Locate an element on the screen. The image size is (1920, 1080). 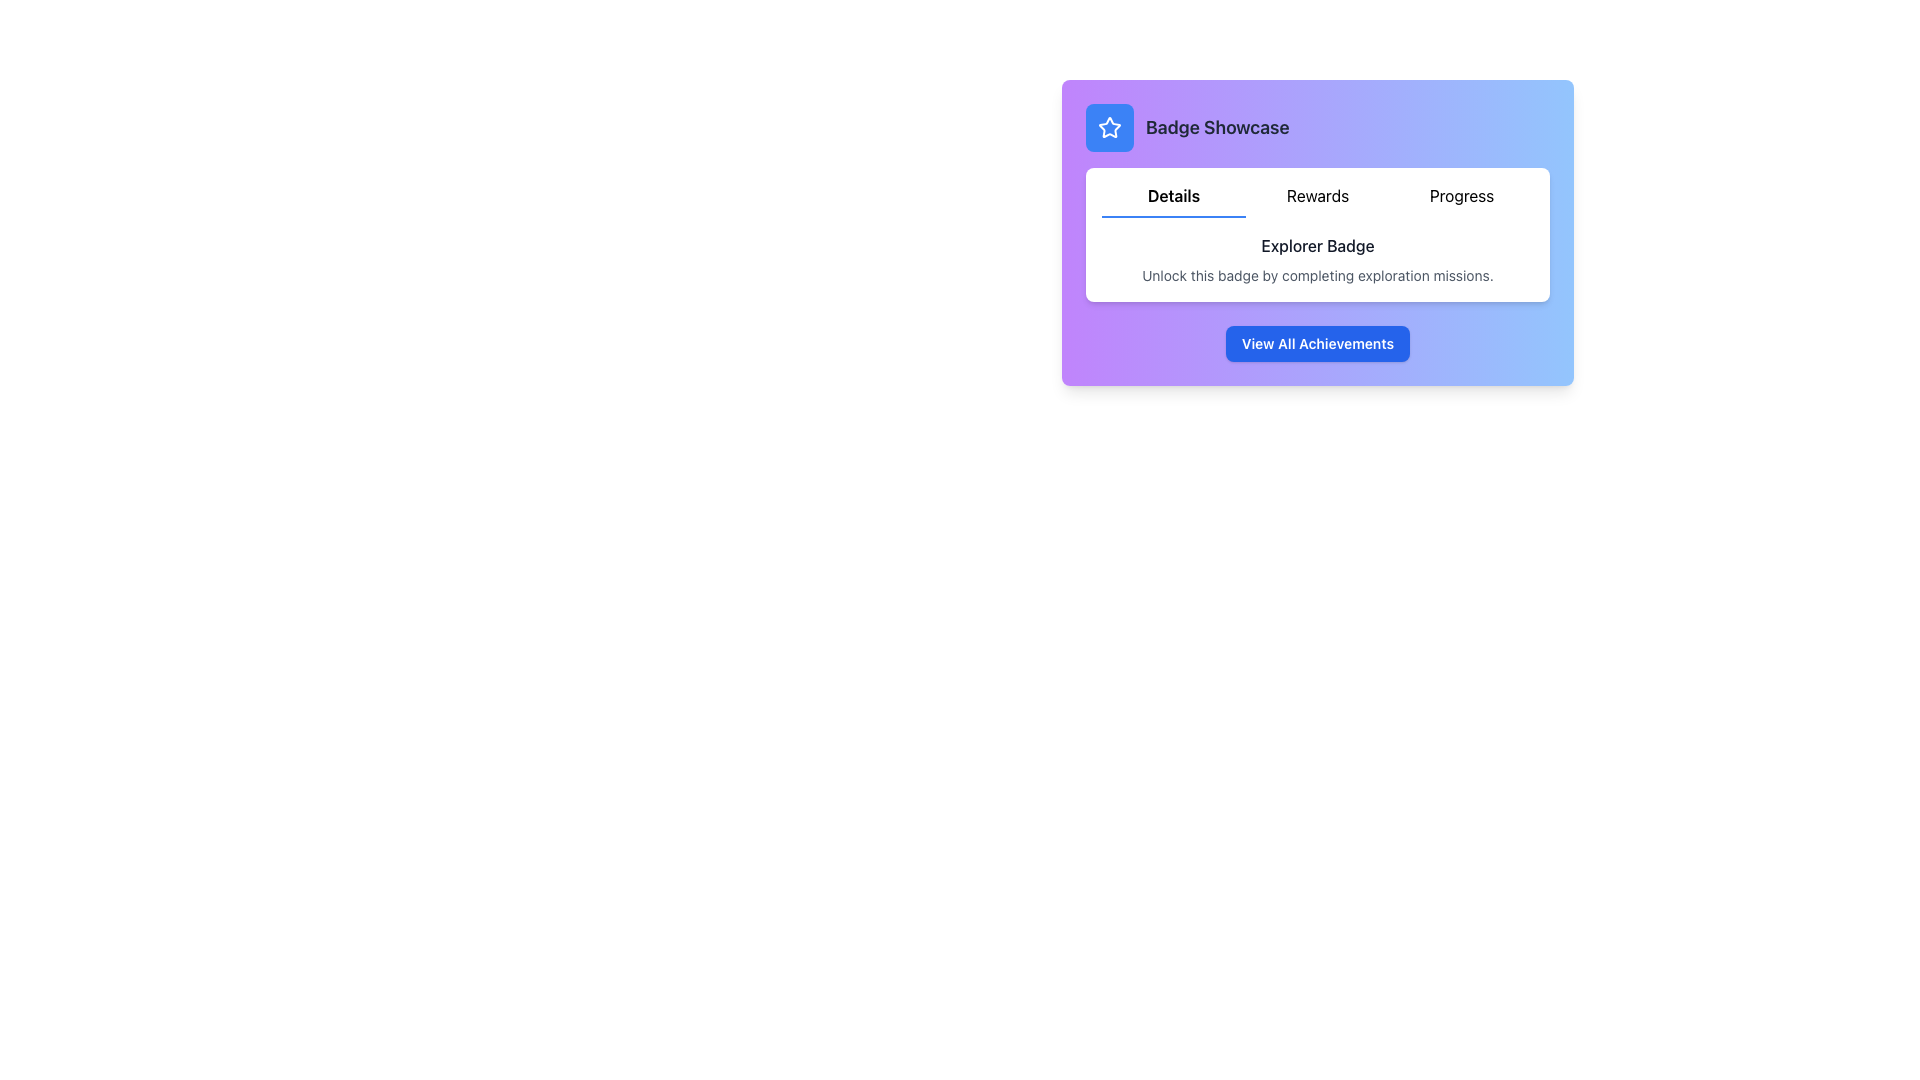
displayed information on the 'Explorer Badge' achievement from the Informational Card located in the middle area of the 'Badge Showcase' section is located at coordinates (1318, 234).